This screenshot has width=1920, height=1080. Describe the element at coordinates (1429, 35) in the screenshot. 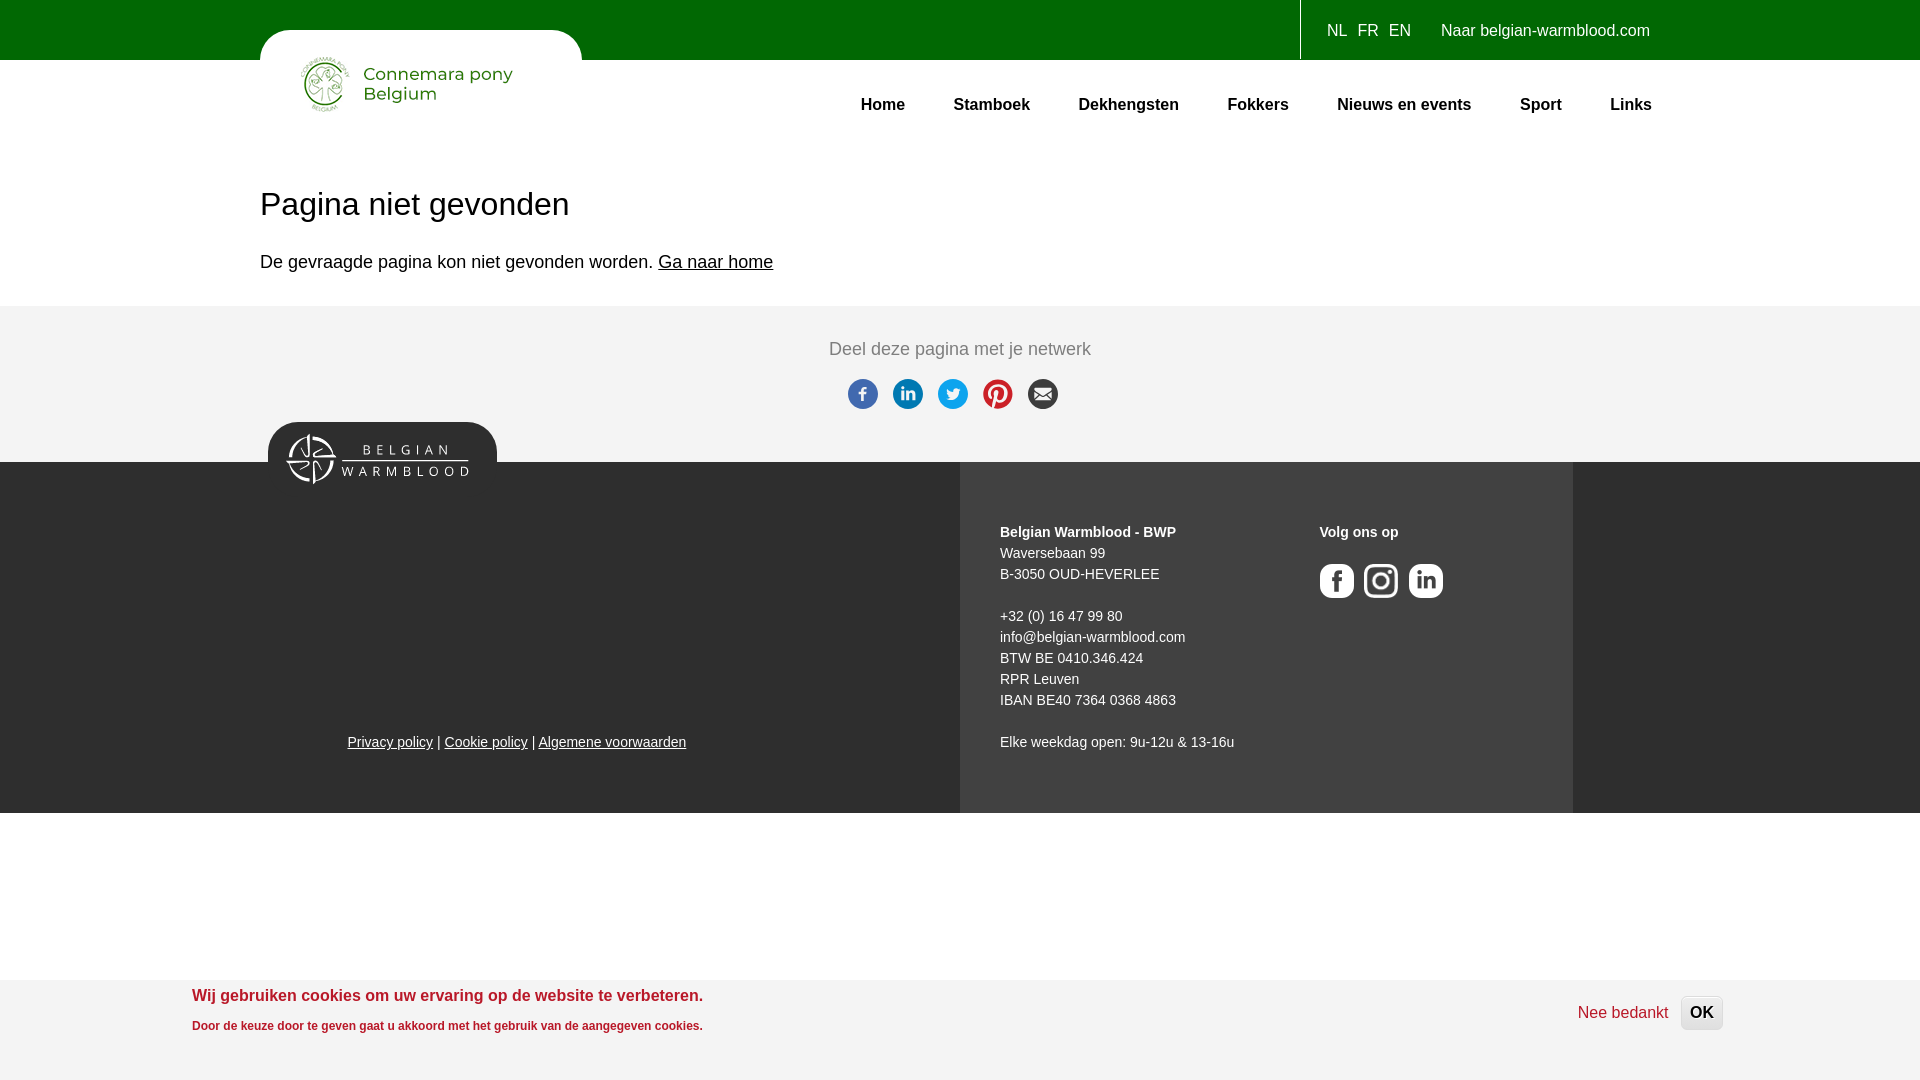

I see `'Naar belgian-warmblood.com'` at that location.